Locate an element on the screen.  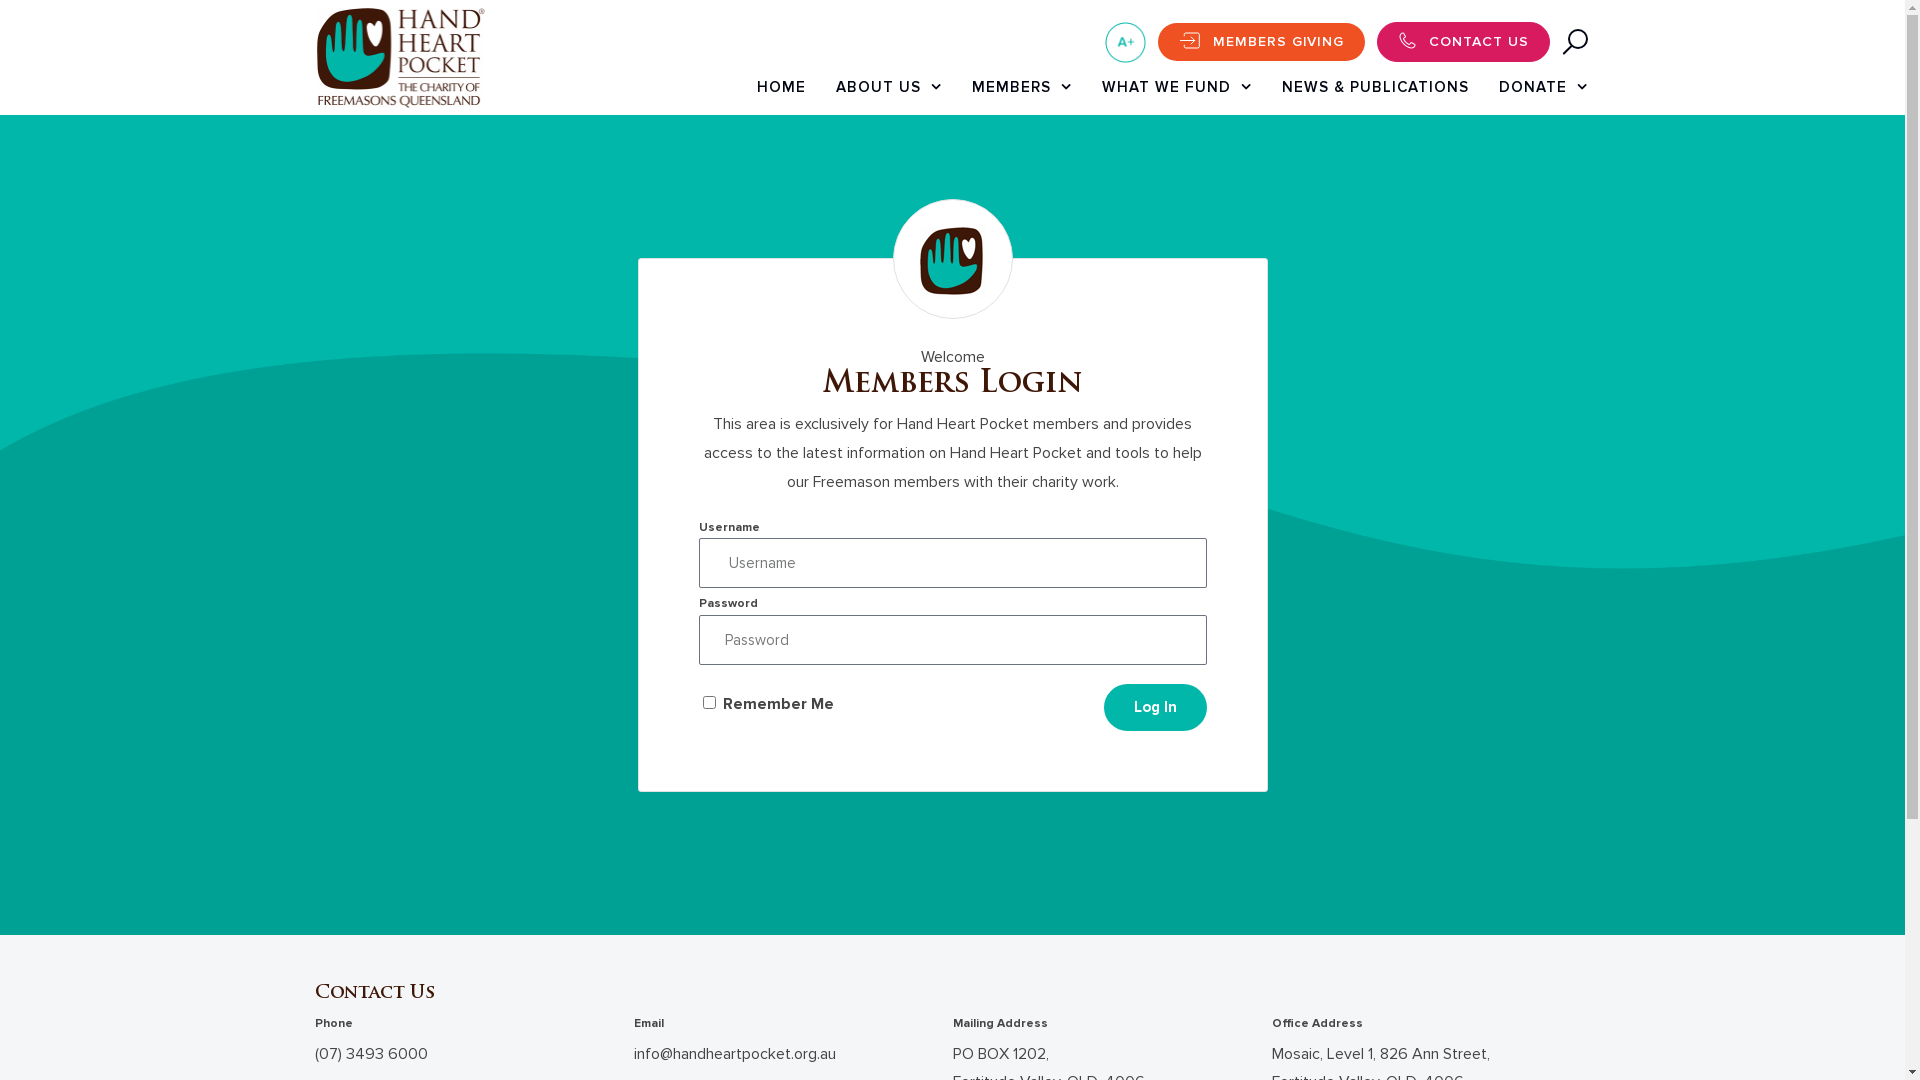
'ui-hhp-logo@2x' is located at coordinates (399, 56).